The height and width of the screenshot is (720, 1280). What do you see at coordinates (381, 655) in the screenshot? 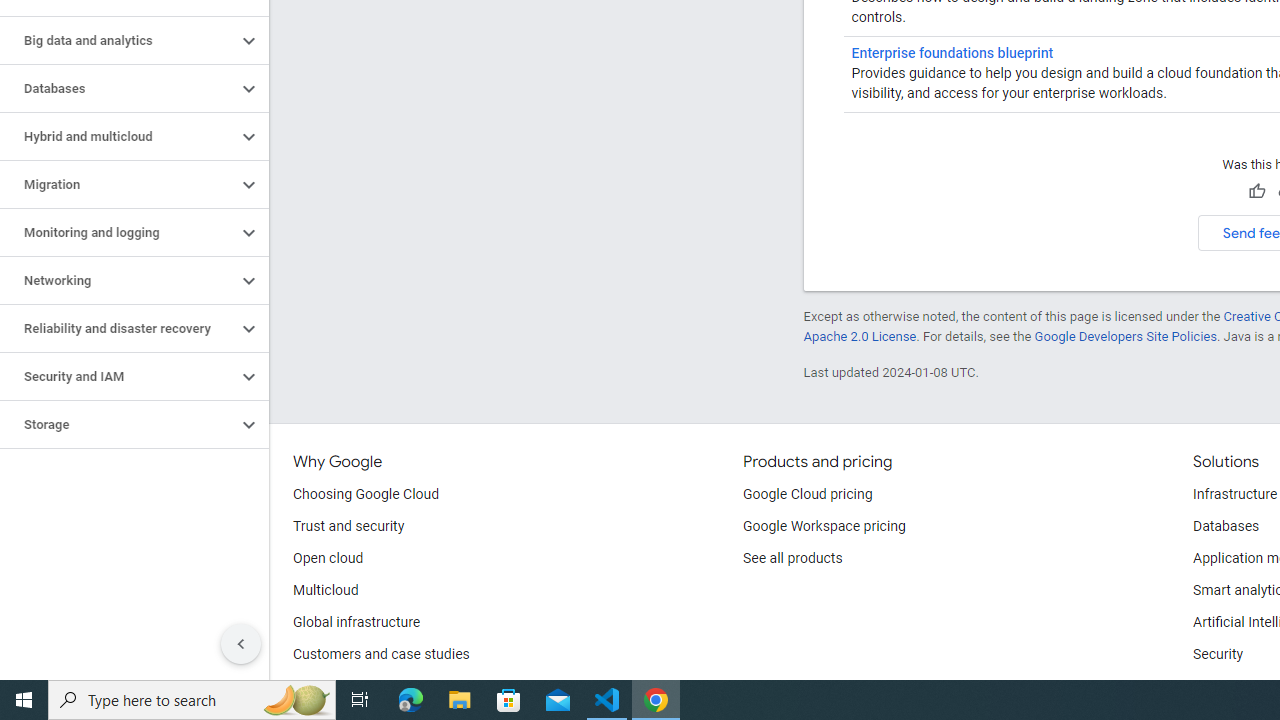
I see `'Customers and case studies'` at bounding box center [381, 655].